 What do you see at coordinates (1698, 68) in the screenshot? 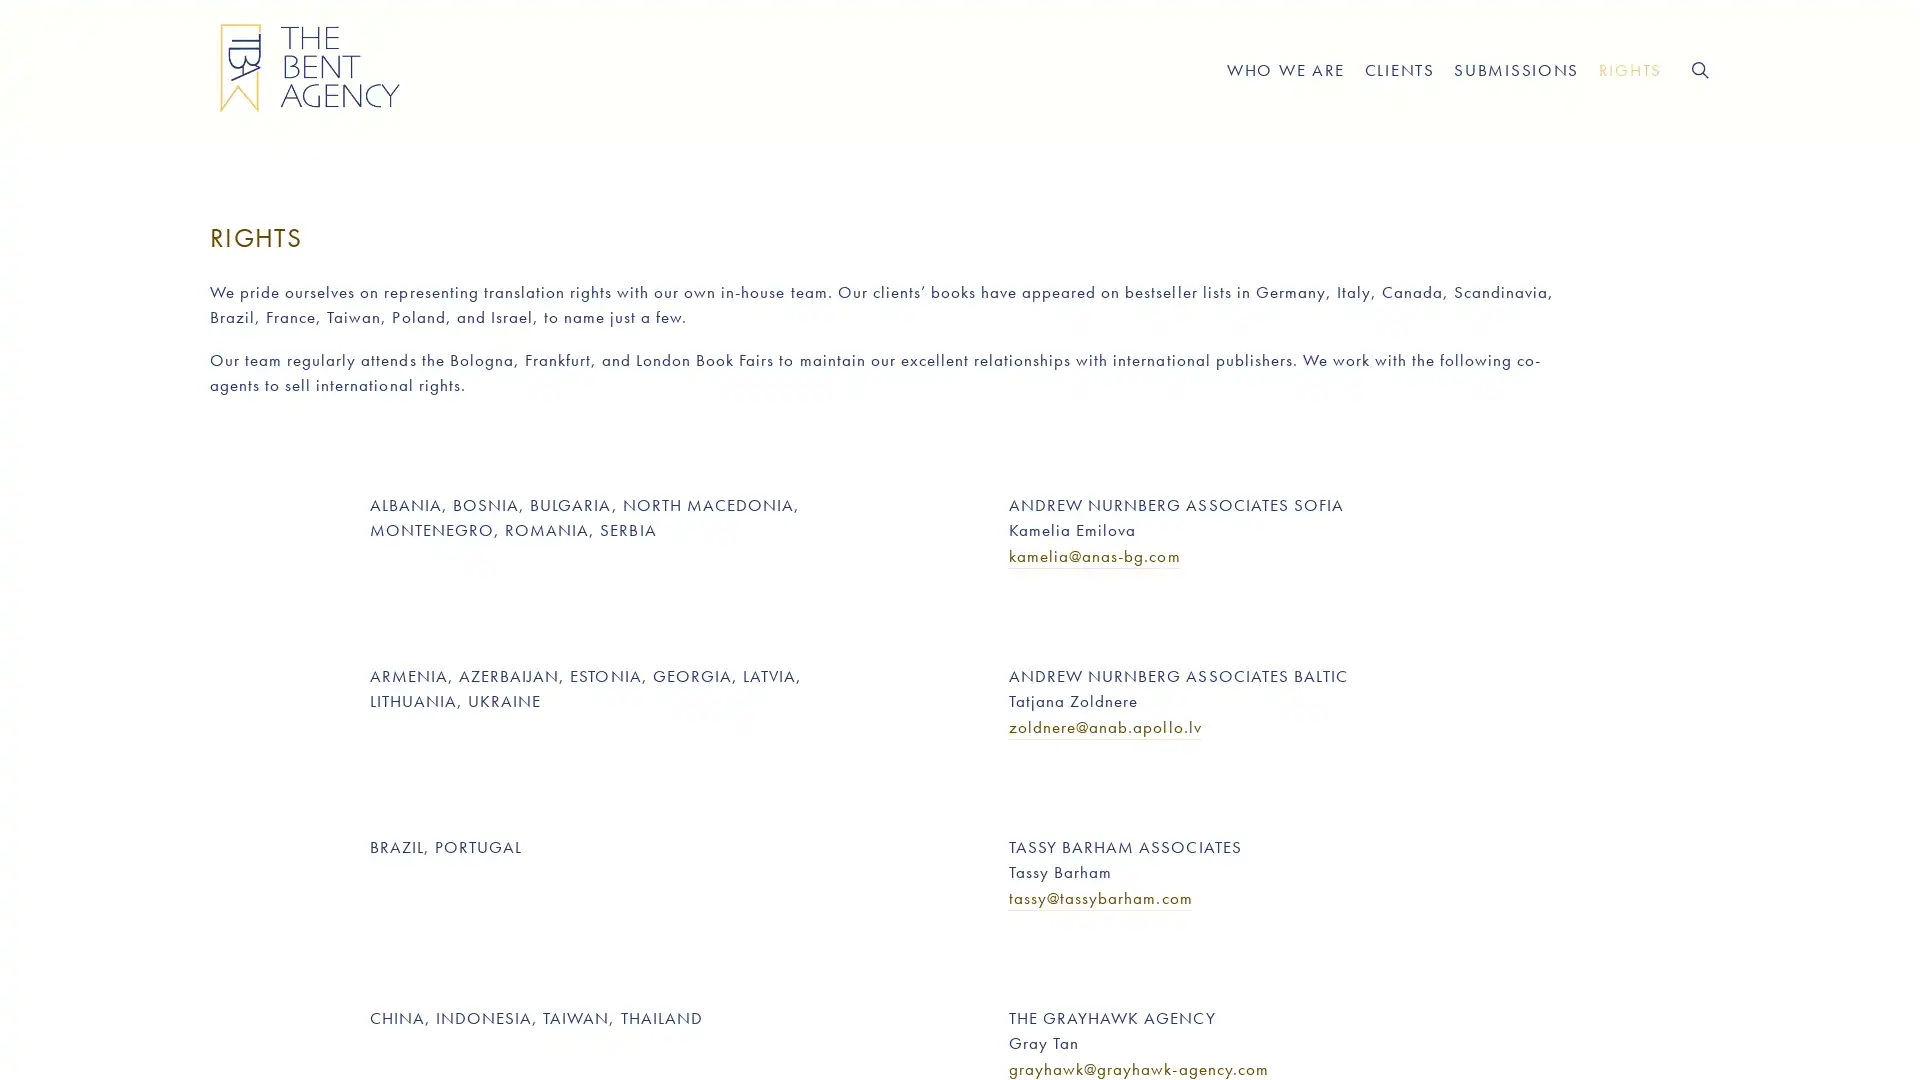
I see `Search` at bounding box center [1698, 68].